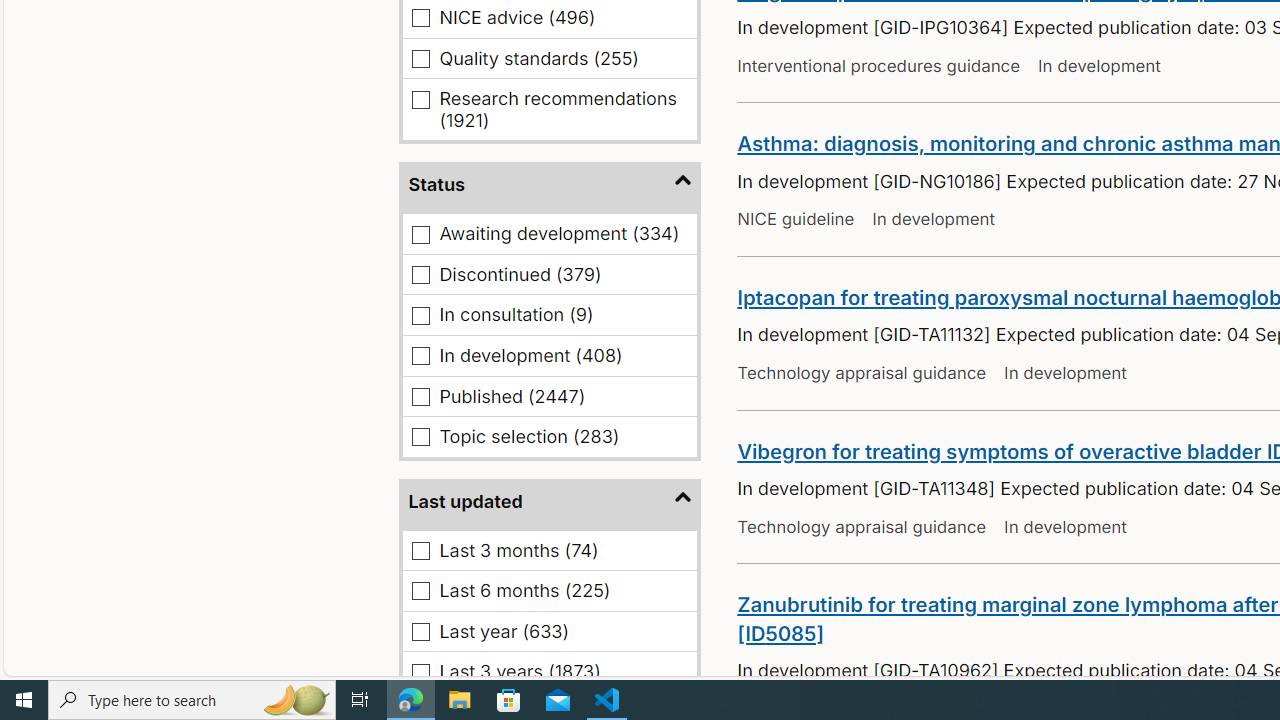 The image size is (1280, 720). I want to click on 'Status', so click(550, 186).